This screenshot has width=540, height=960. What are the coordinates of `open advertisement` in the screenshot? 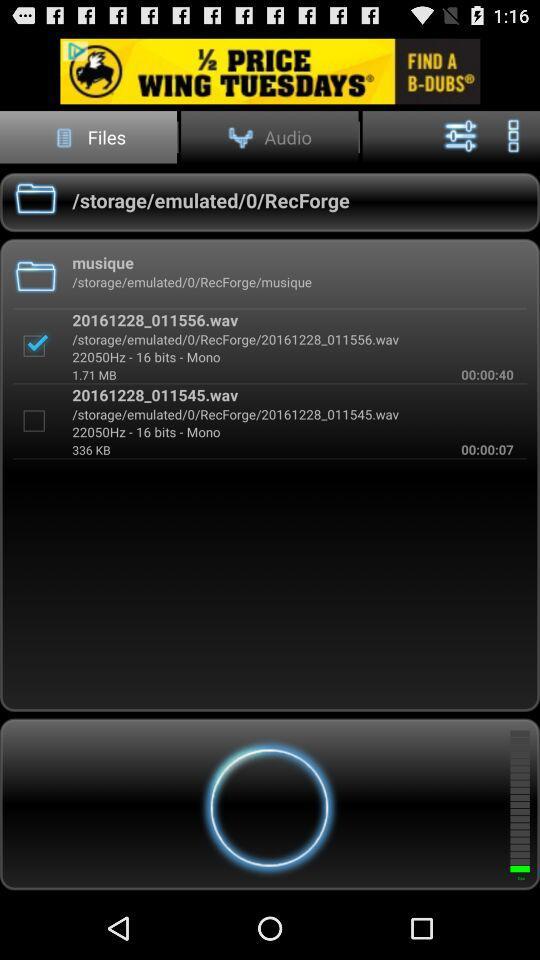 It's located at (270, 71).